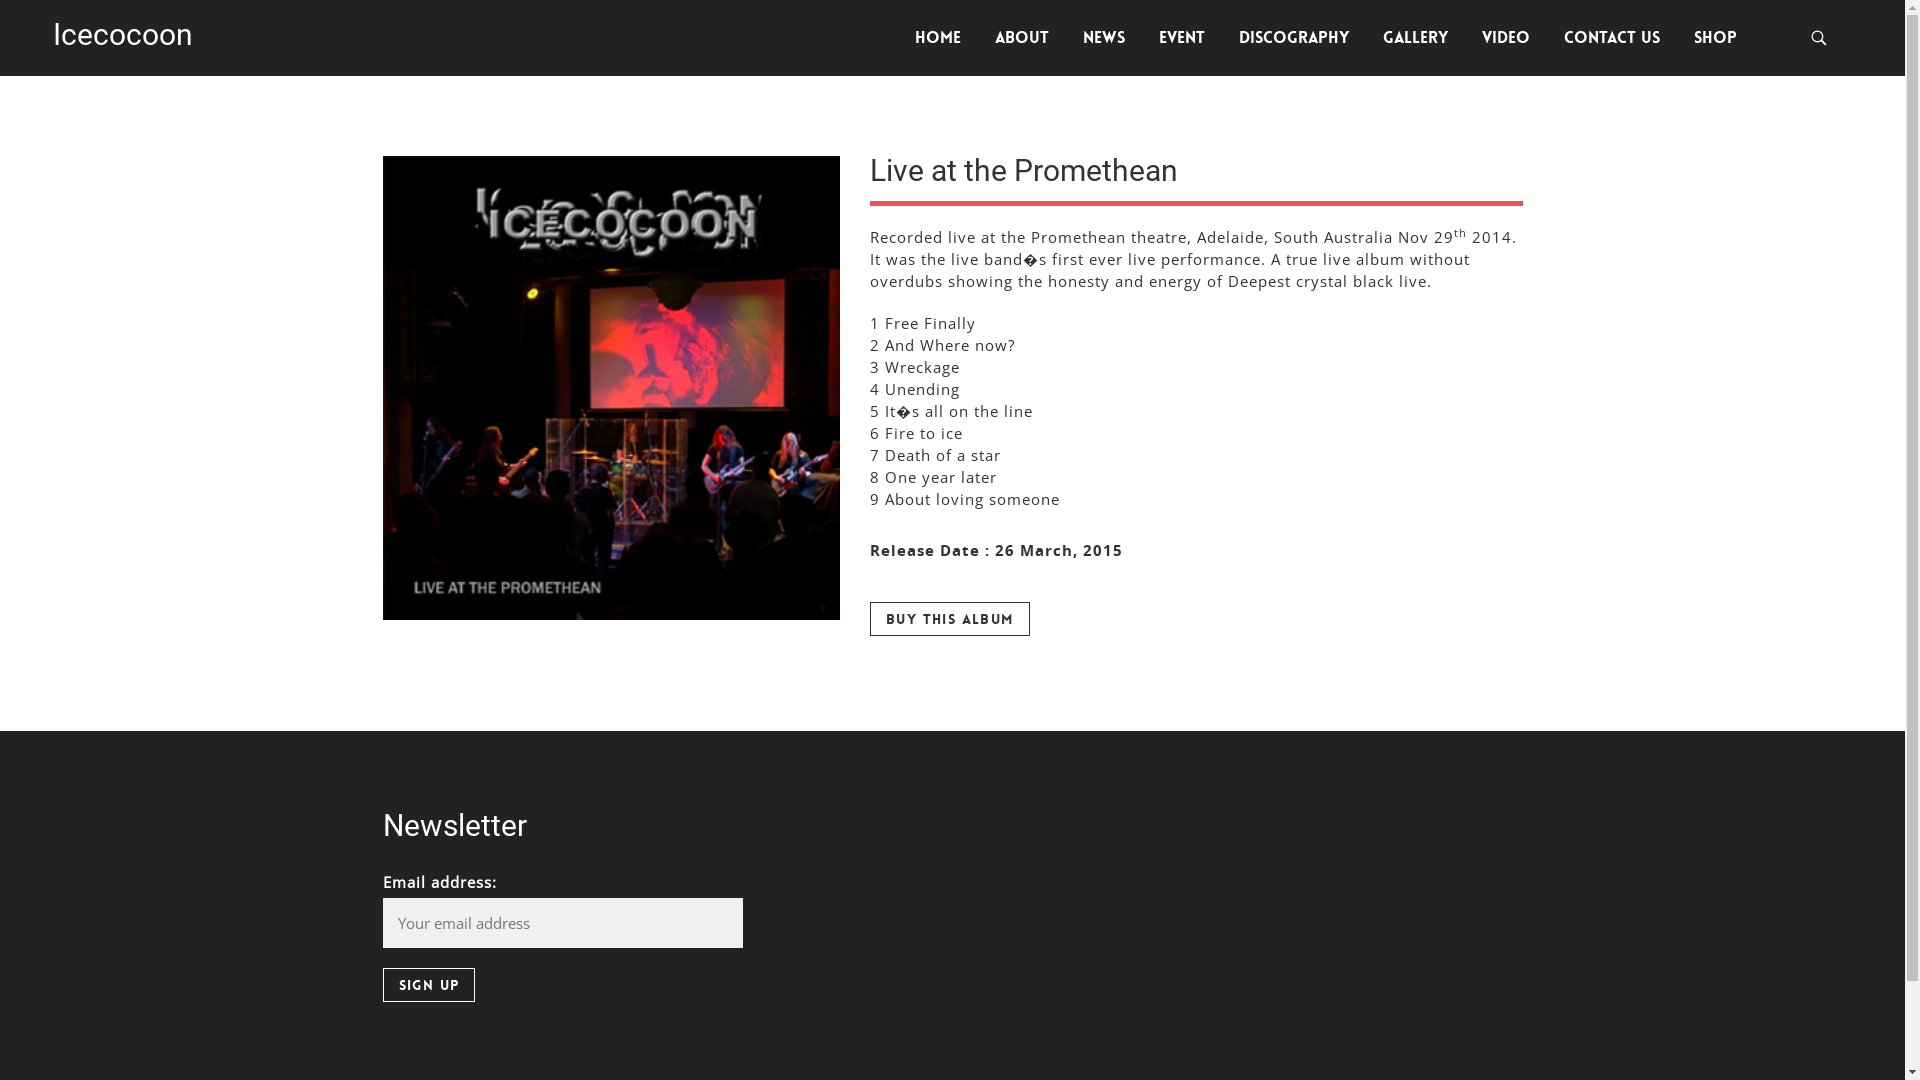 This screenshot has height=1080, width=1920. What do you see at coordinates (1414, 38) in the screenshot?
I see `'GALLERY'` at bounding box center [1414, 38].